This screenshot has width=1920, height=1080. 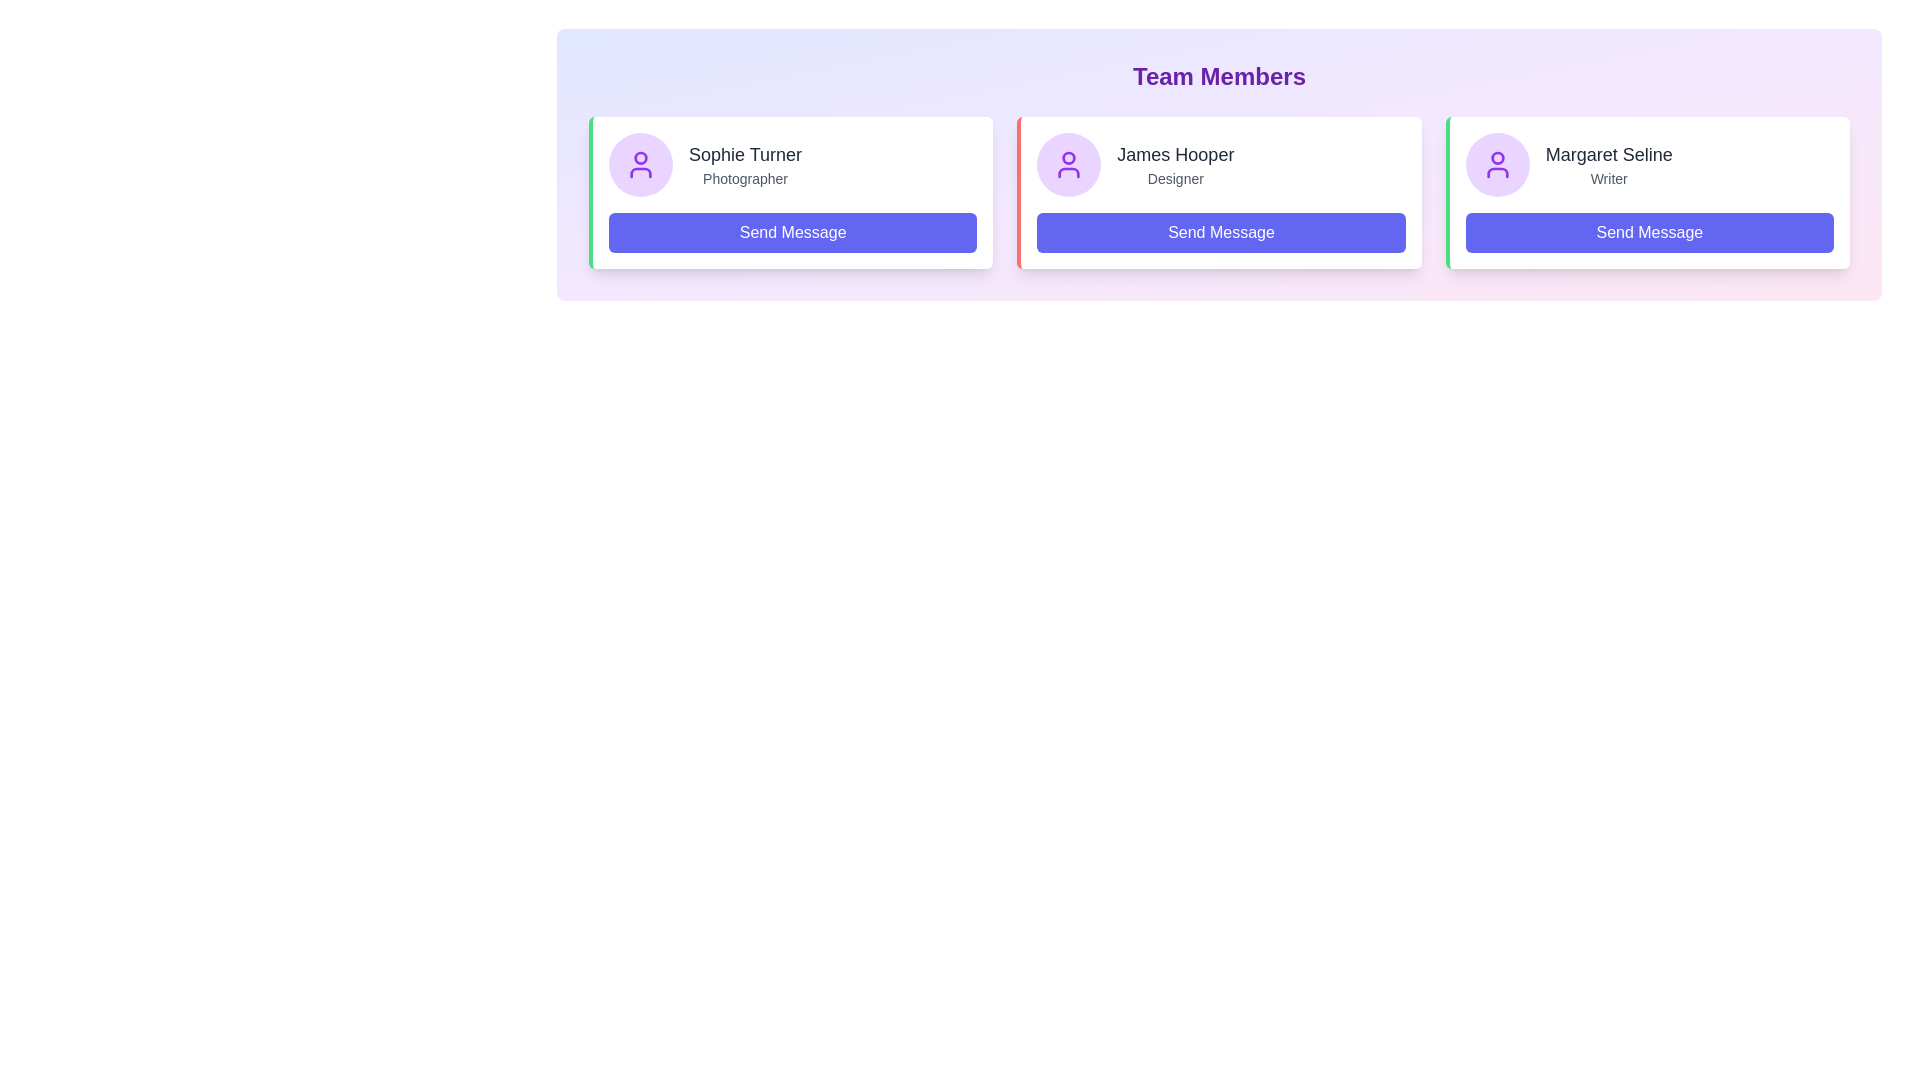 I want to click on the user icon depicting a simplified outline of a human figure, styled with purple coloring, located in the upper-middle section of the profile card labeled 'James Hooper - Designer', so click(x=1068, y=164).